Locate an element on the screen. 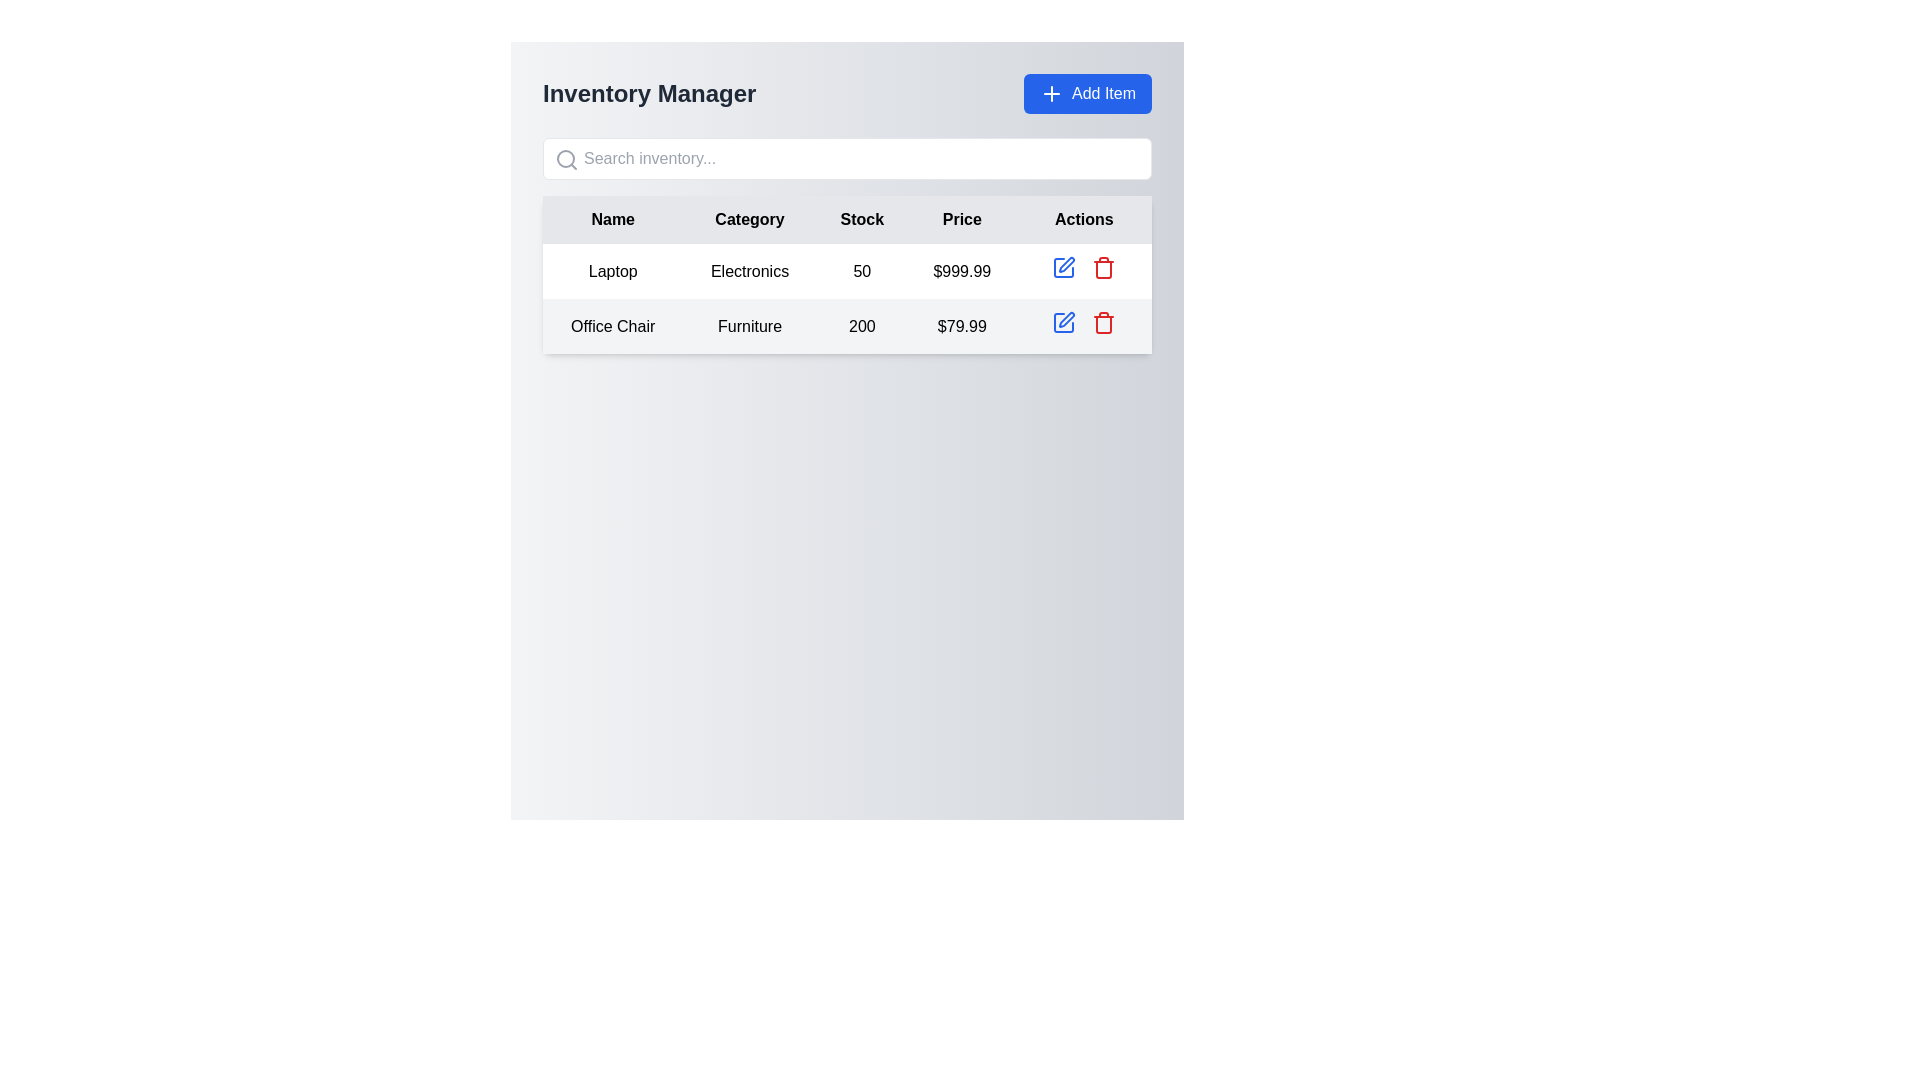 This screenshot has height=1080, width=1920. the table cell displaying the number '50' in bold text under the 'Stock' column for the product 'Laptop' is located at coordinates (862, 271).